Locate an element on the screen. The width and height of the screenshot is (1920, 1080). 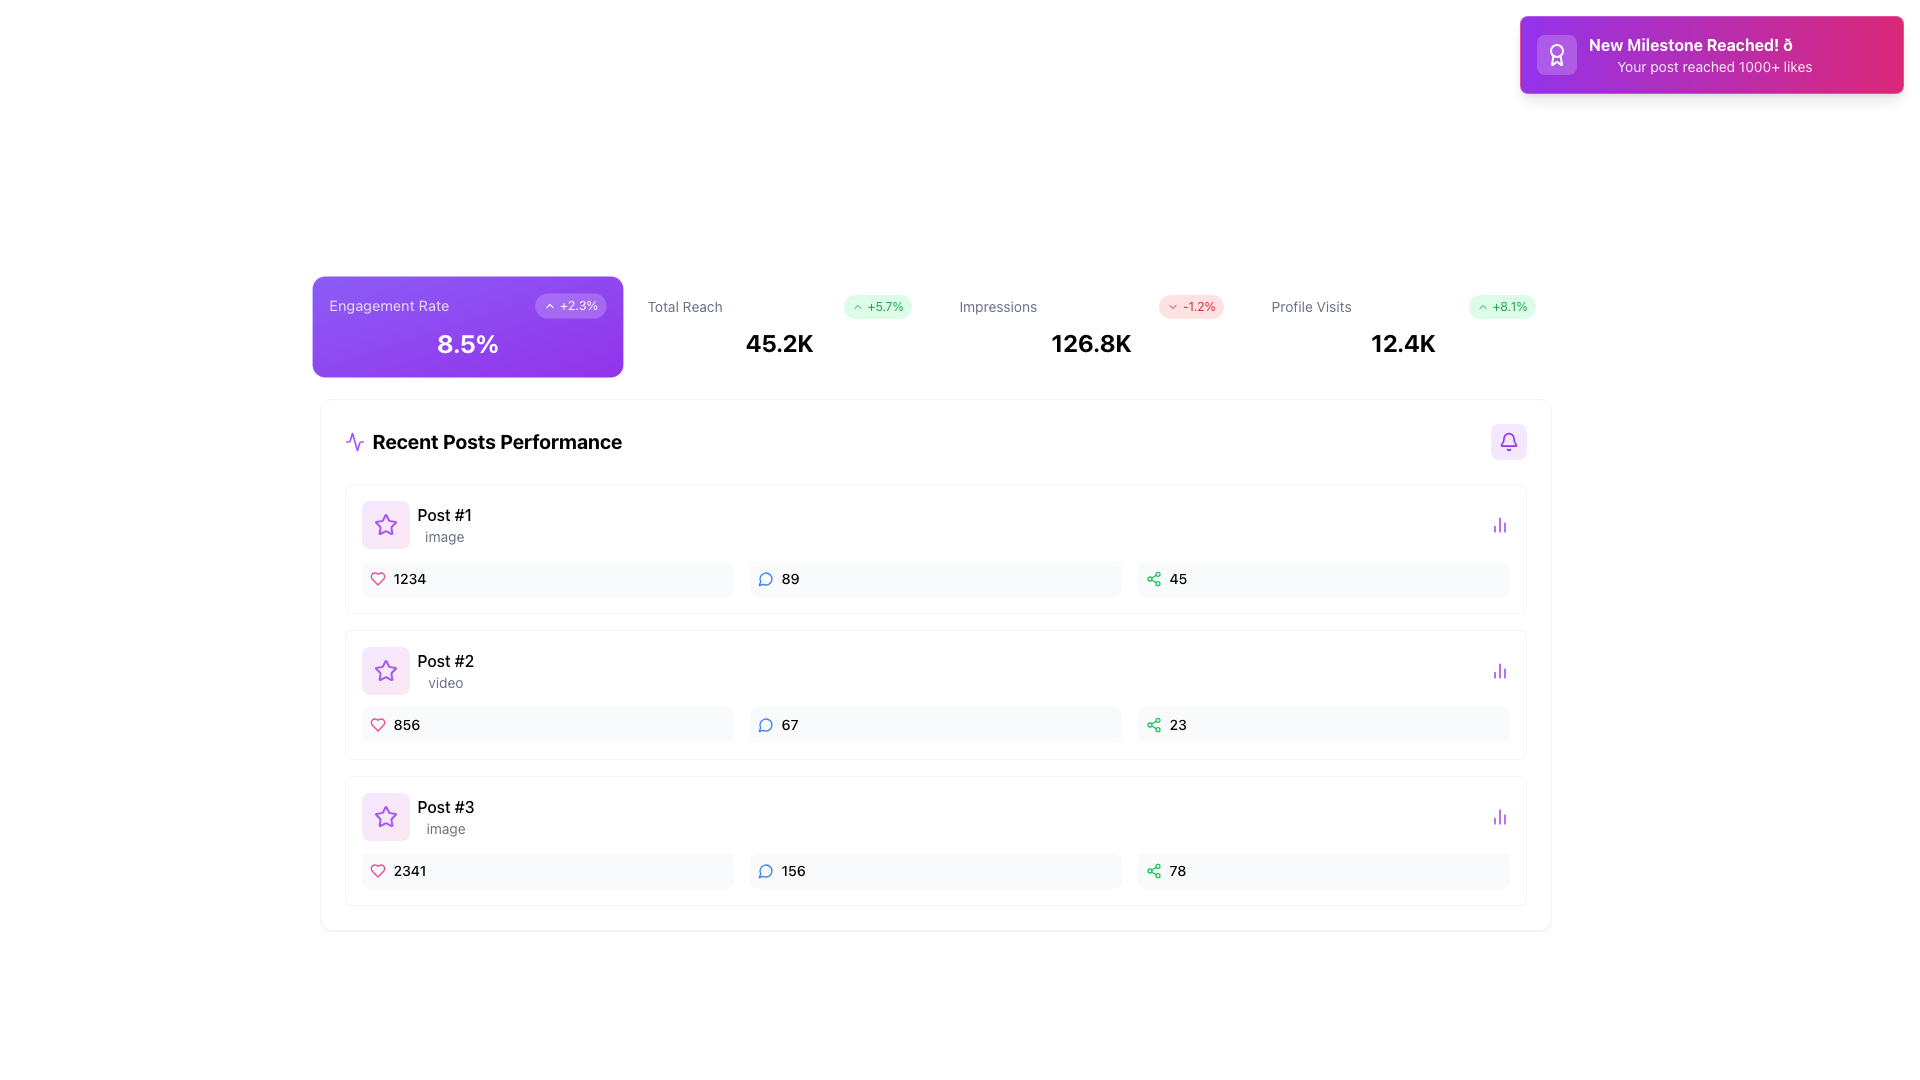
the decorative icon positioned at the far left of the 'Recent Posts Performance' section heading, which visually represents activity or performance-related content is located at coordinates (354, 441).